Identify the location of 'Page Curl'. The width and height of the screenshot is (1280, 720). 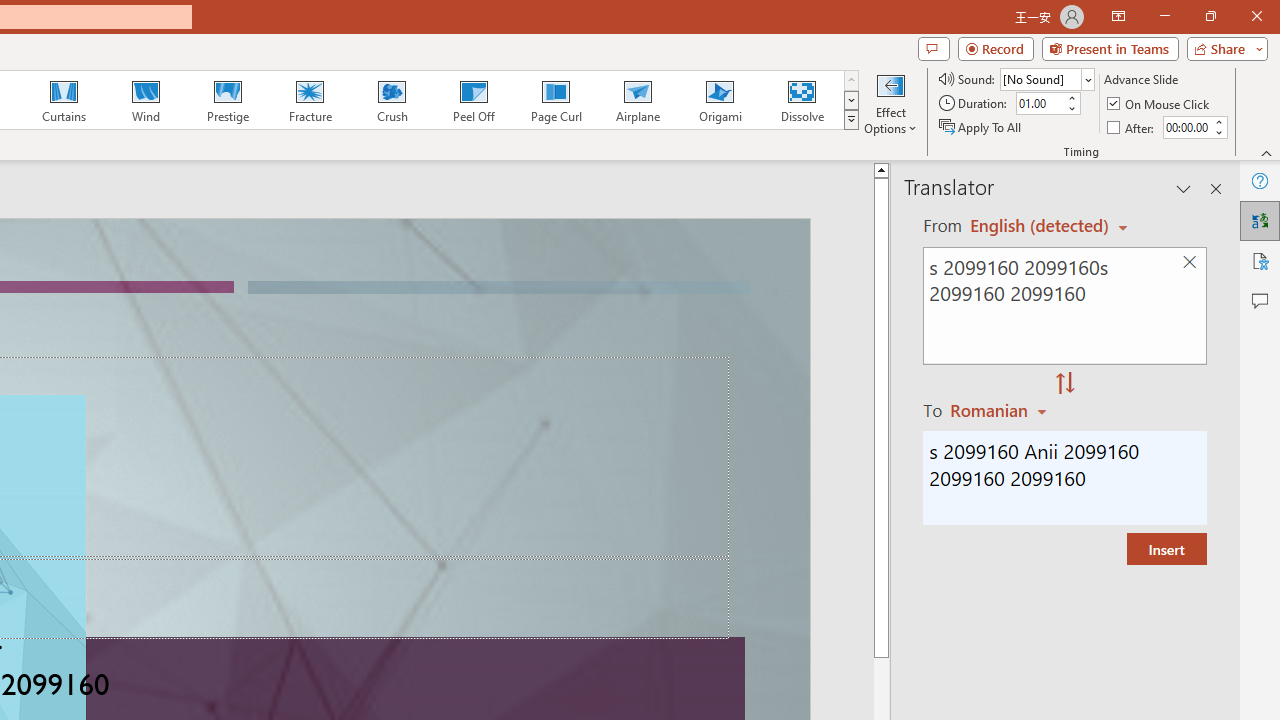
(555, 100).